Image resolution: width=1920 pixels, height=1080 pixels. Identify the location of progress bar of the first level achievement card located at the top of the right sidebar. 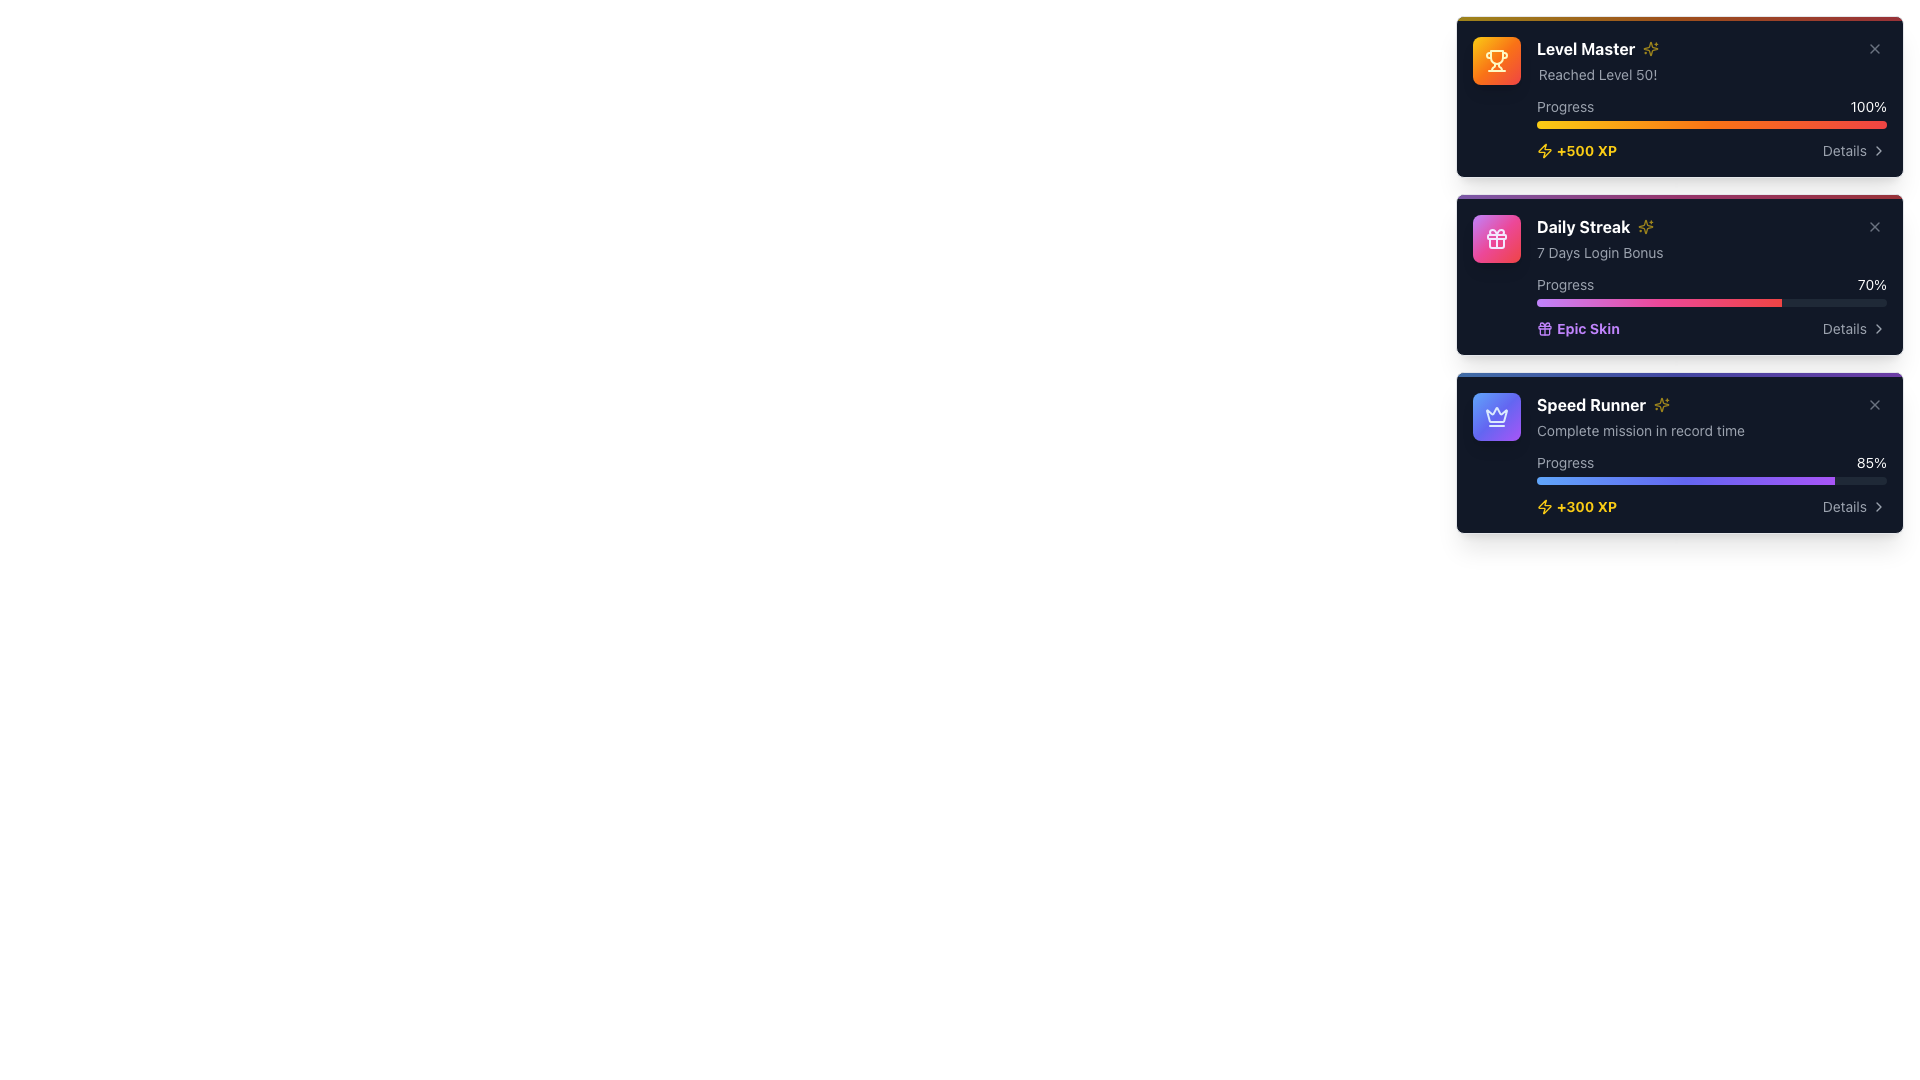
(1711, 99).